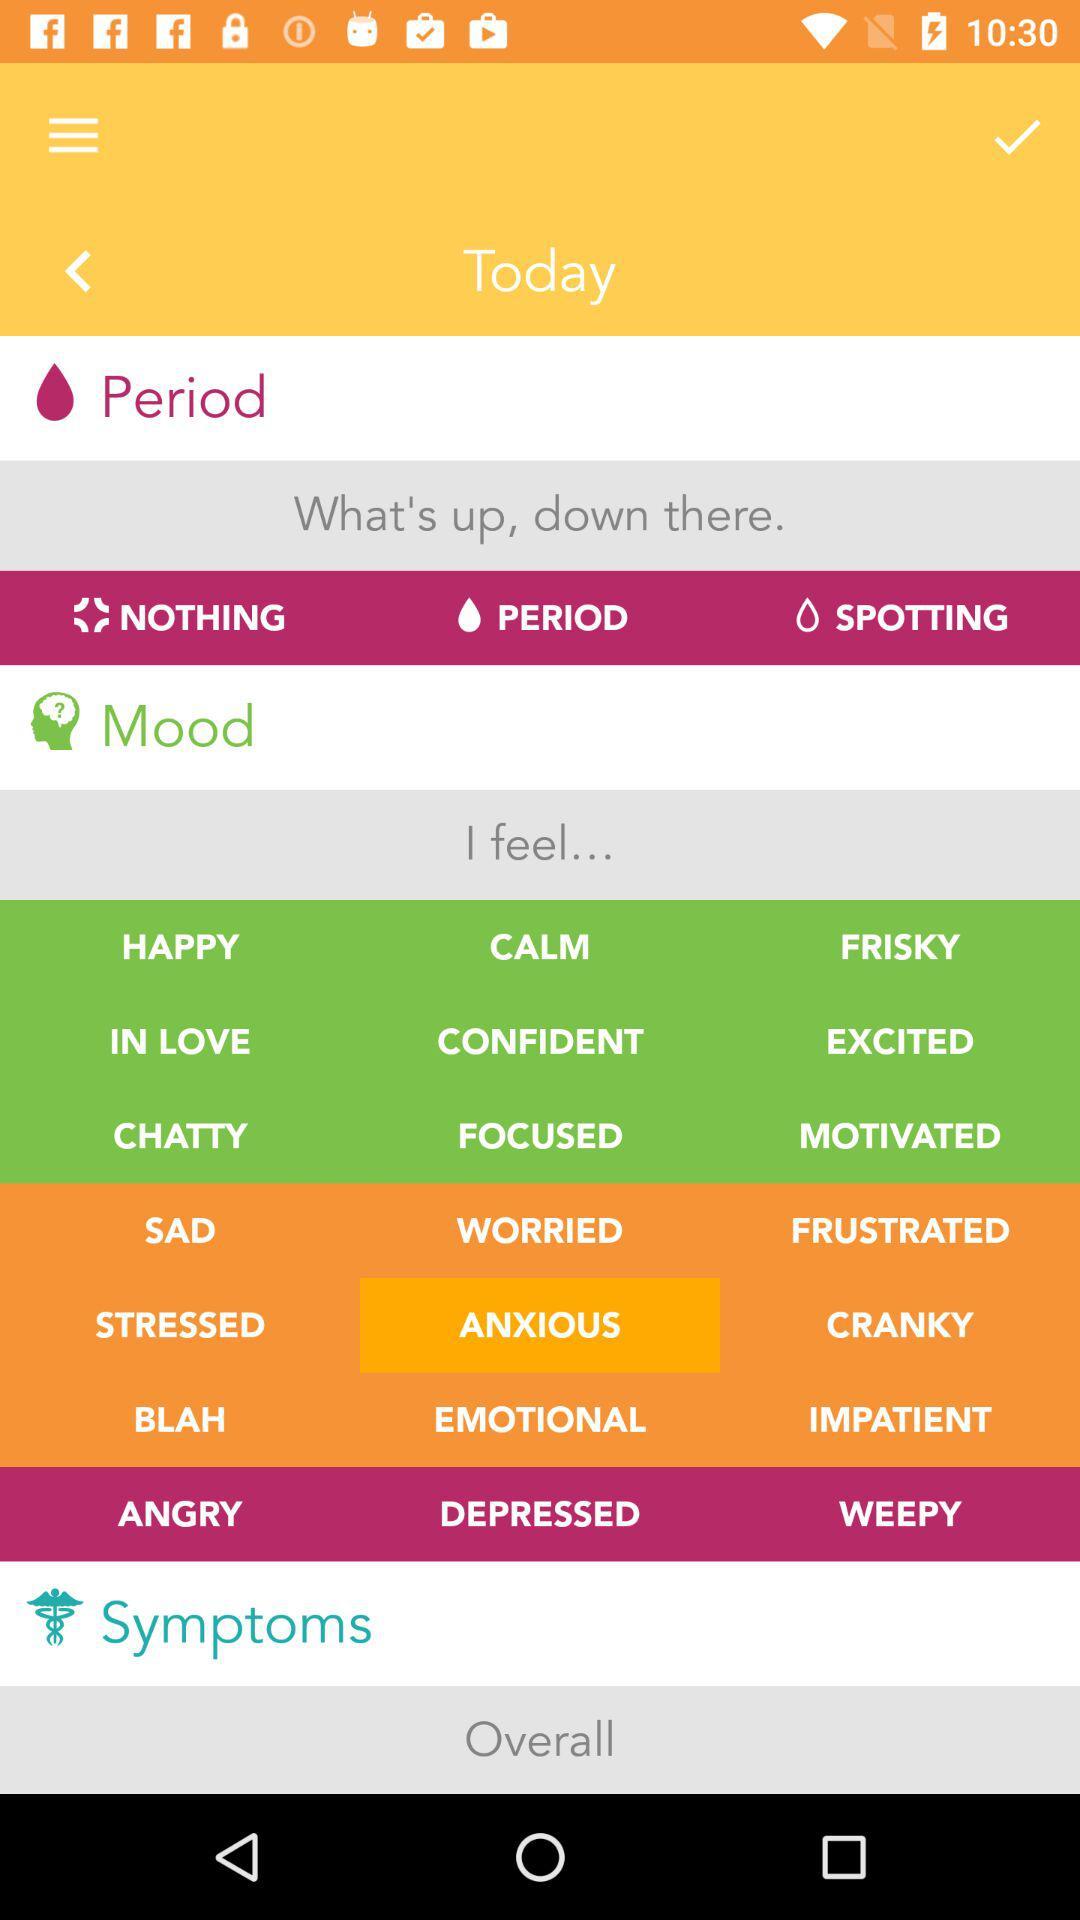 Image resolution: width=1080 pixels, height=1920 pixels. I want to click on the arrow_backward icon, so click(77, 272).